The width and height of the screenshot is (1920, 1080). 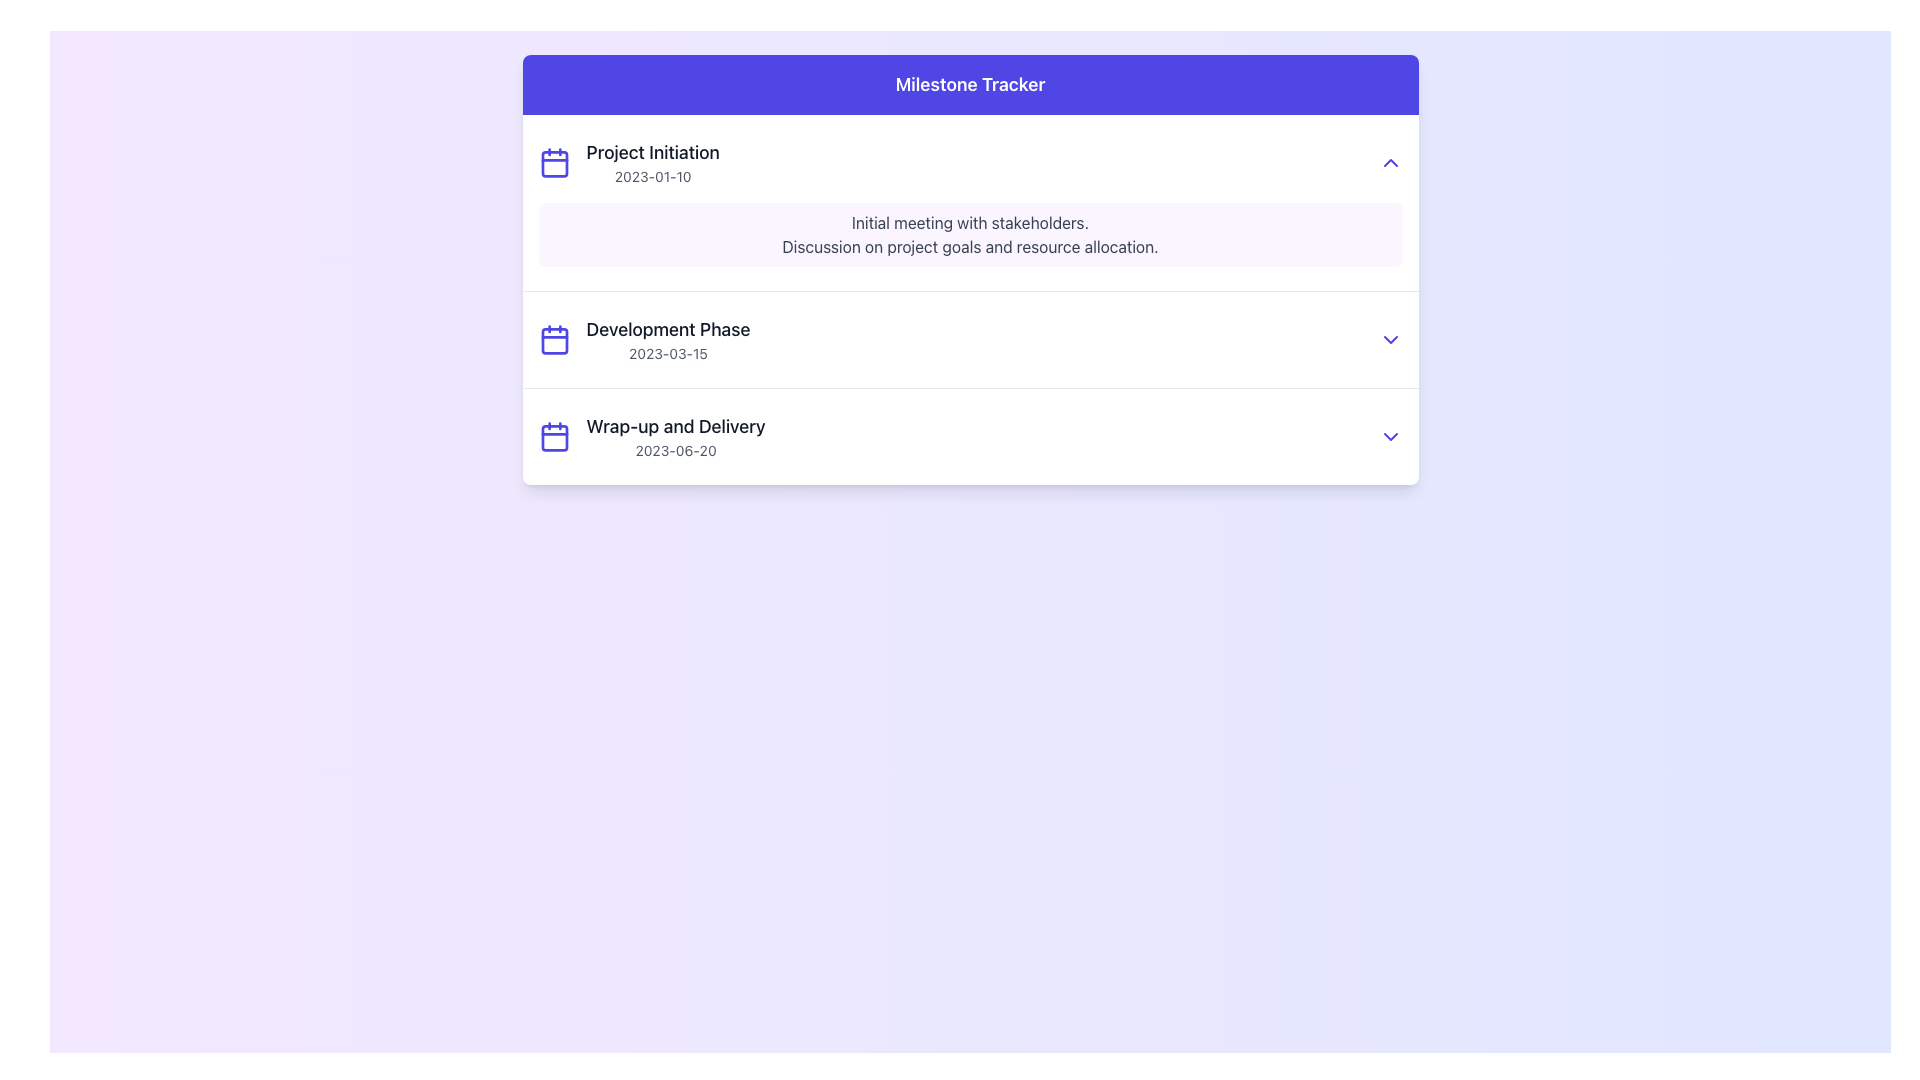 What do you see at coordinates (554, 437) in the screenshot?
I see `the calendar icon representing the 'Wrap-up and Delivery' milestone in the timeline` at bounding box center [554, 437].